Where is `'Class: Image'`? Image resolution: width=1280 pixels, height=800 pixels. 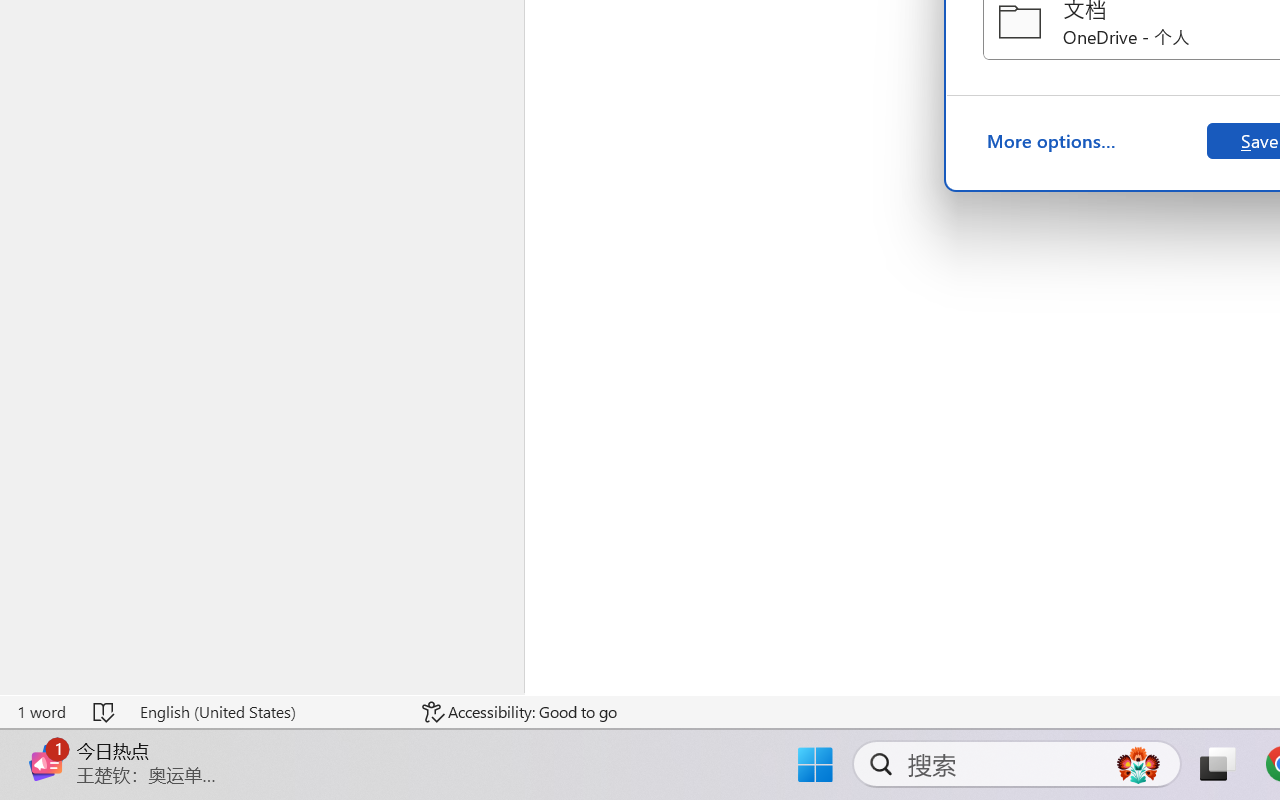 'Class: Image' is located at coordinates (46, 762).